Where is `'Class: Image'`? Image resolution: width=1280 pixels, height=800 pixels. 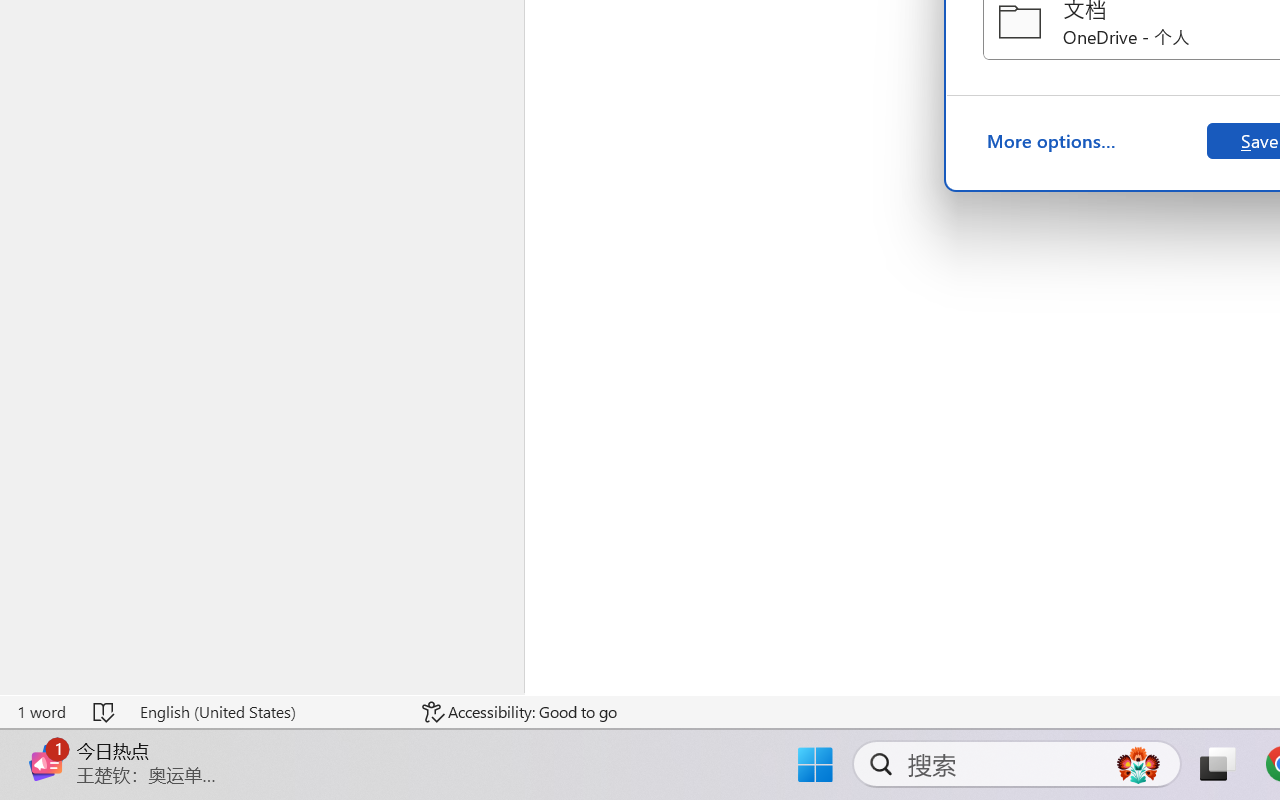 'Class: Image' is located at coordinates (46, 762).